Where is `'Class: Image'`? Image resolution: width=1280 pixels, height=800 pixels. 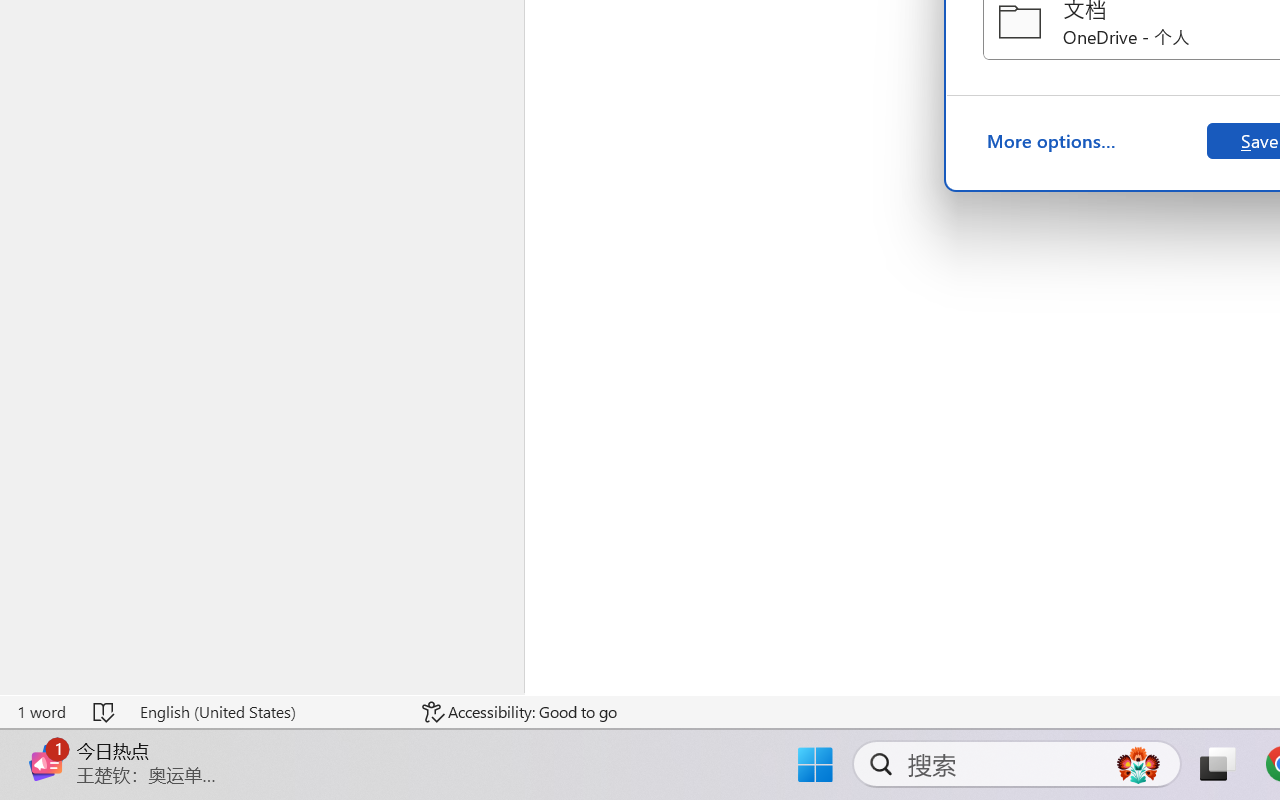 'Class: Image' is located at coordinates (46, 762).